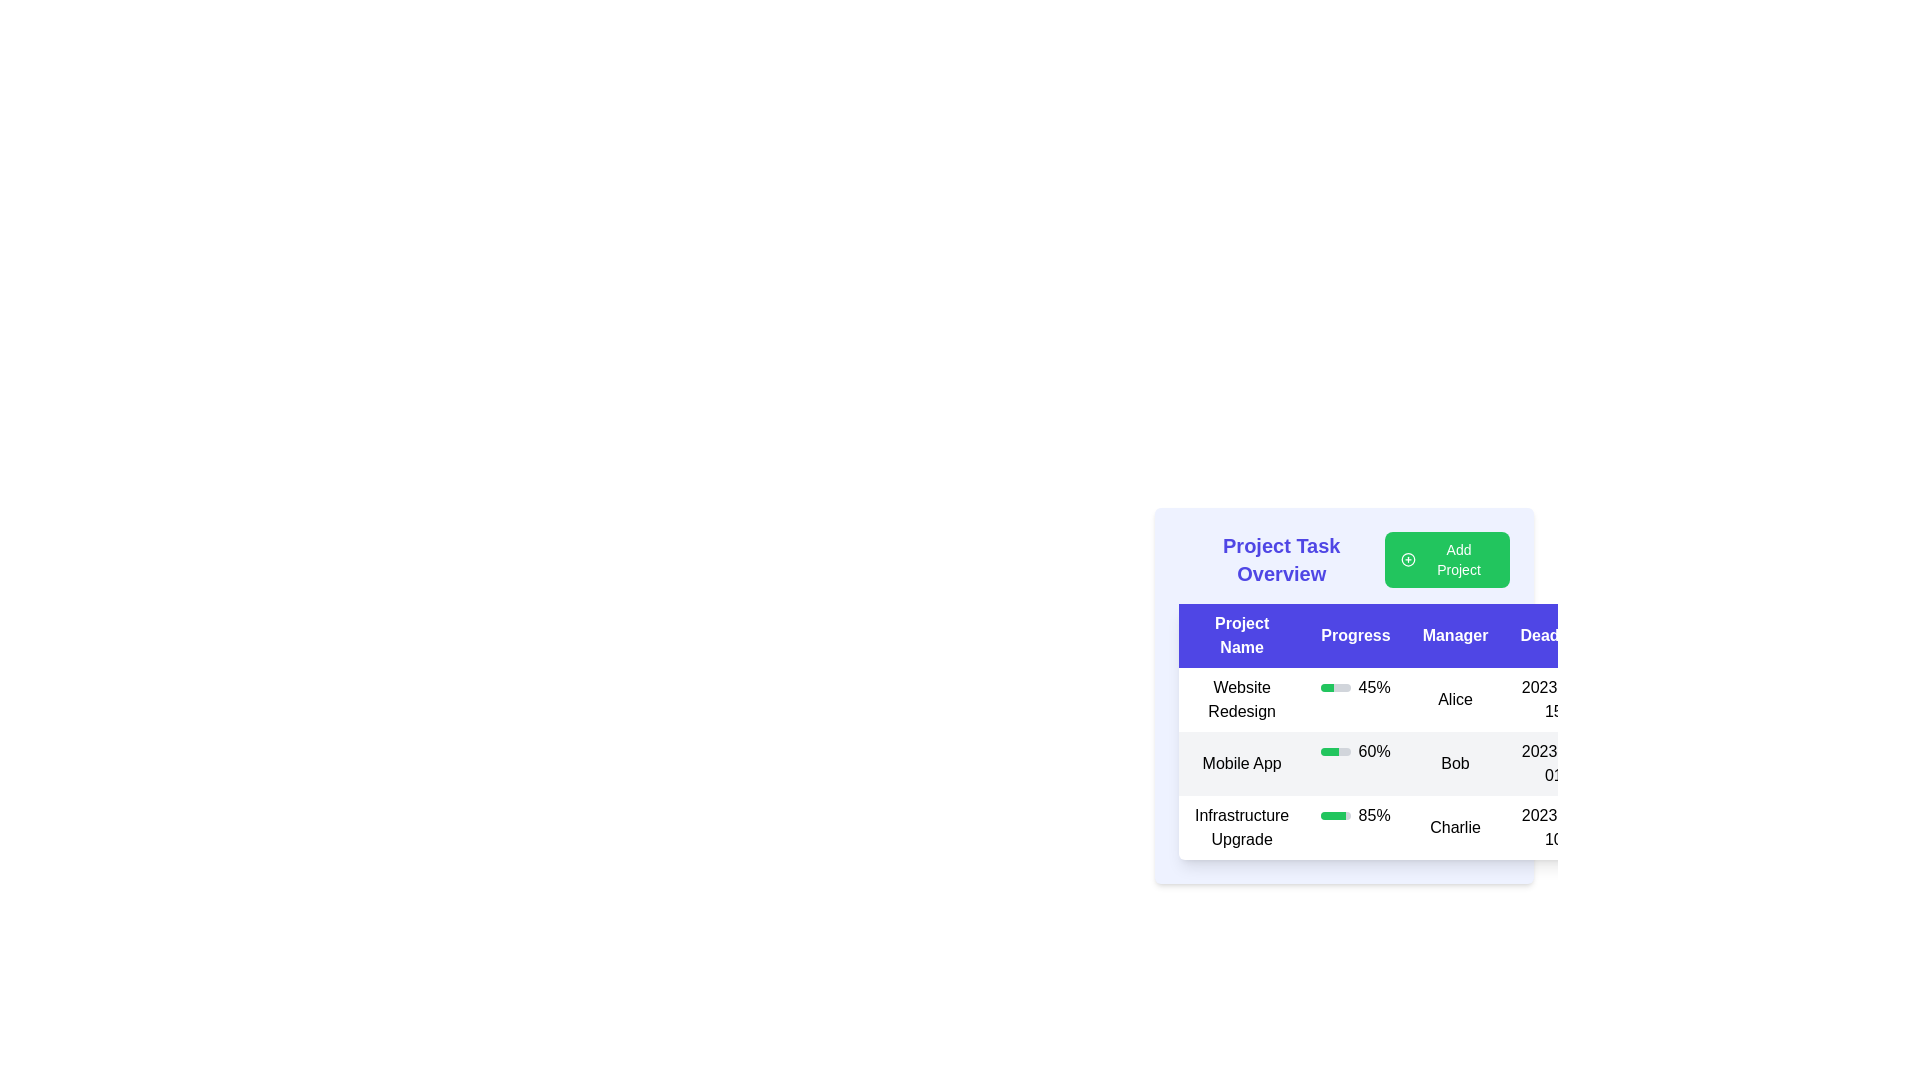 The height and width of the screenshot is (1080, 1920). Describe the element at coordinates (1455, 763) in the screenshot. I see `the static text label displaying 'Bob' located under the 'Manager' column in the 'Mobile App' row of the table for further actions` at that location.